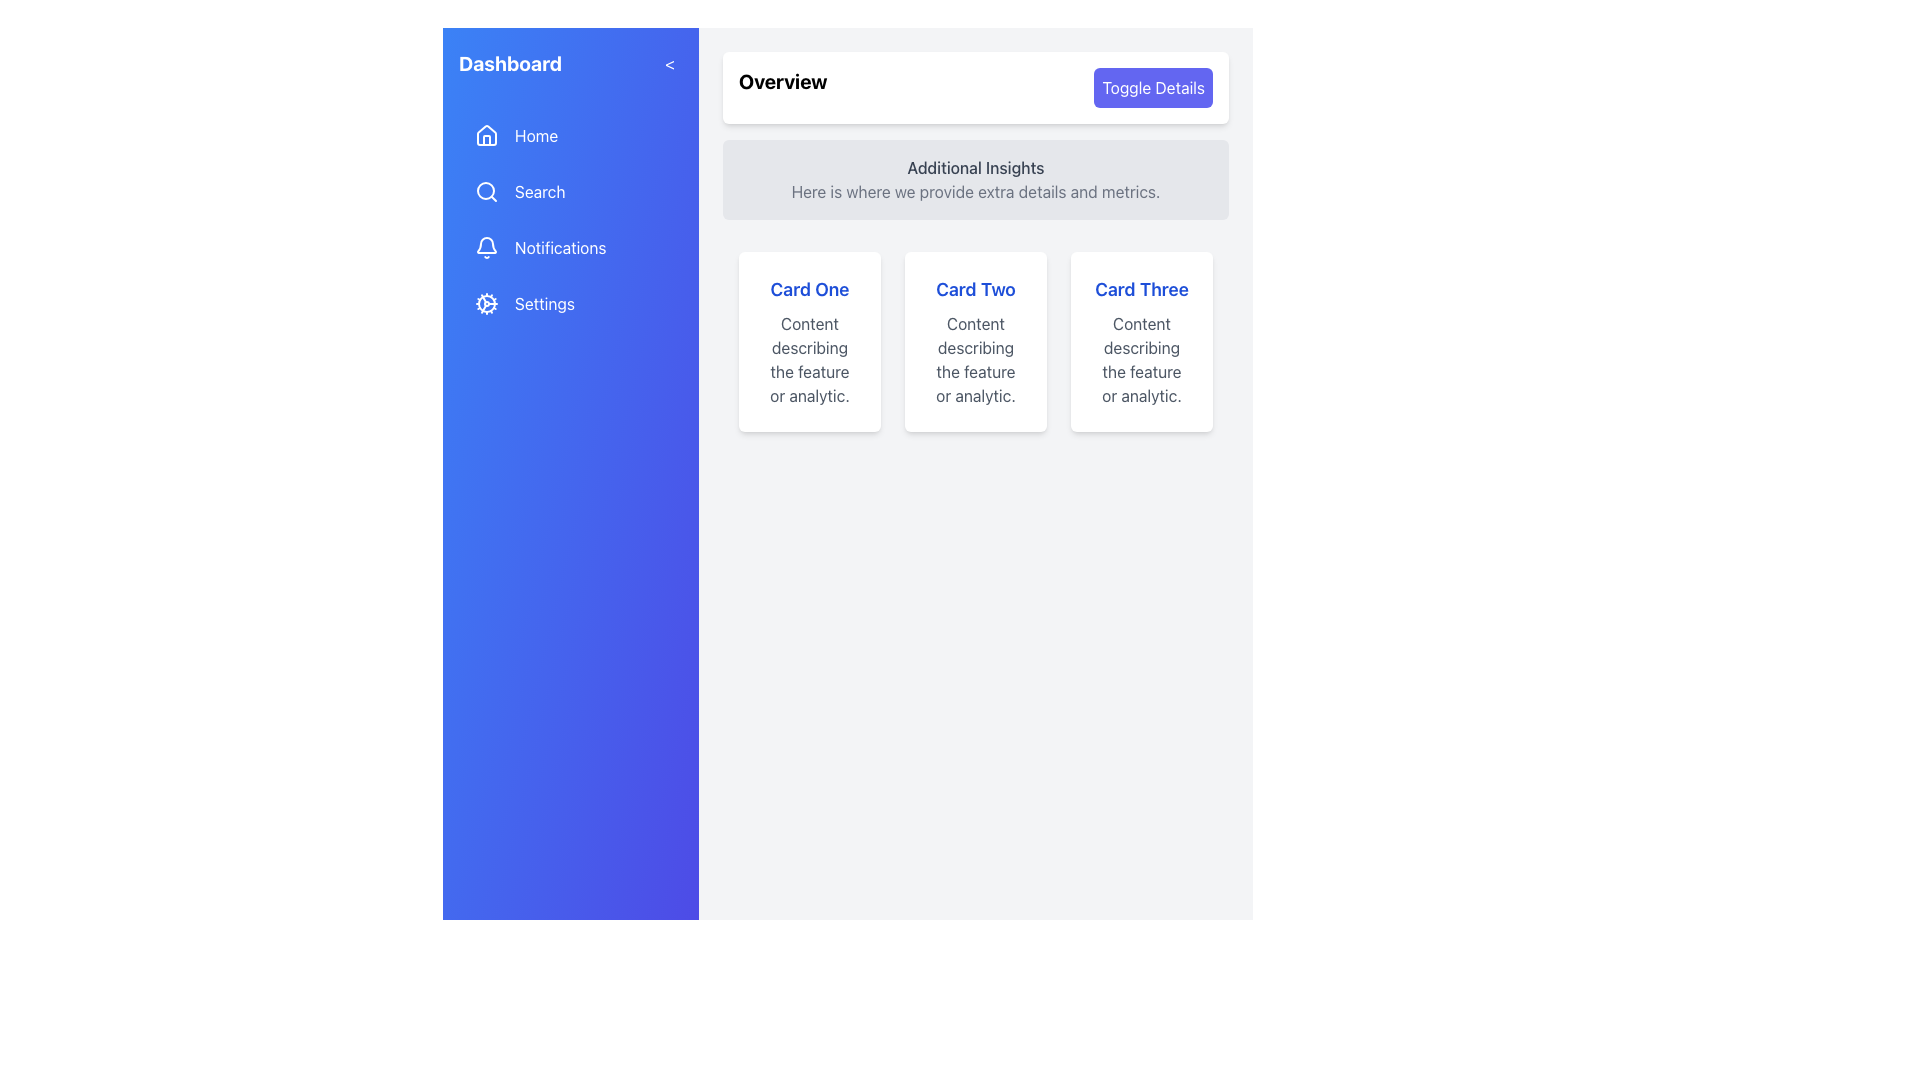  Describe the element at coordinates (544, 304) in the screenshot. I see `the 'Settings' text label in the sidebar menu` at that location.